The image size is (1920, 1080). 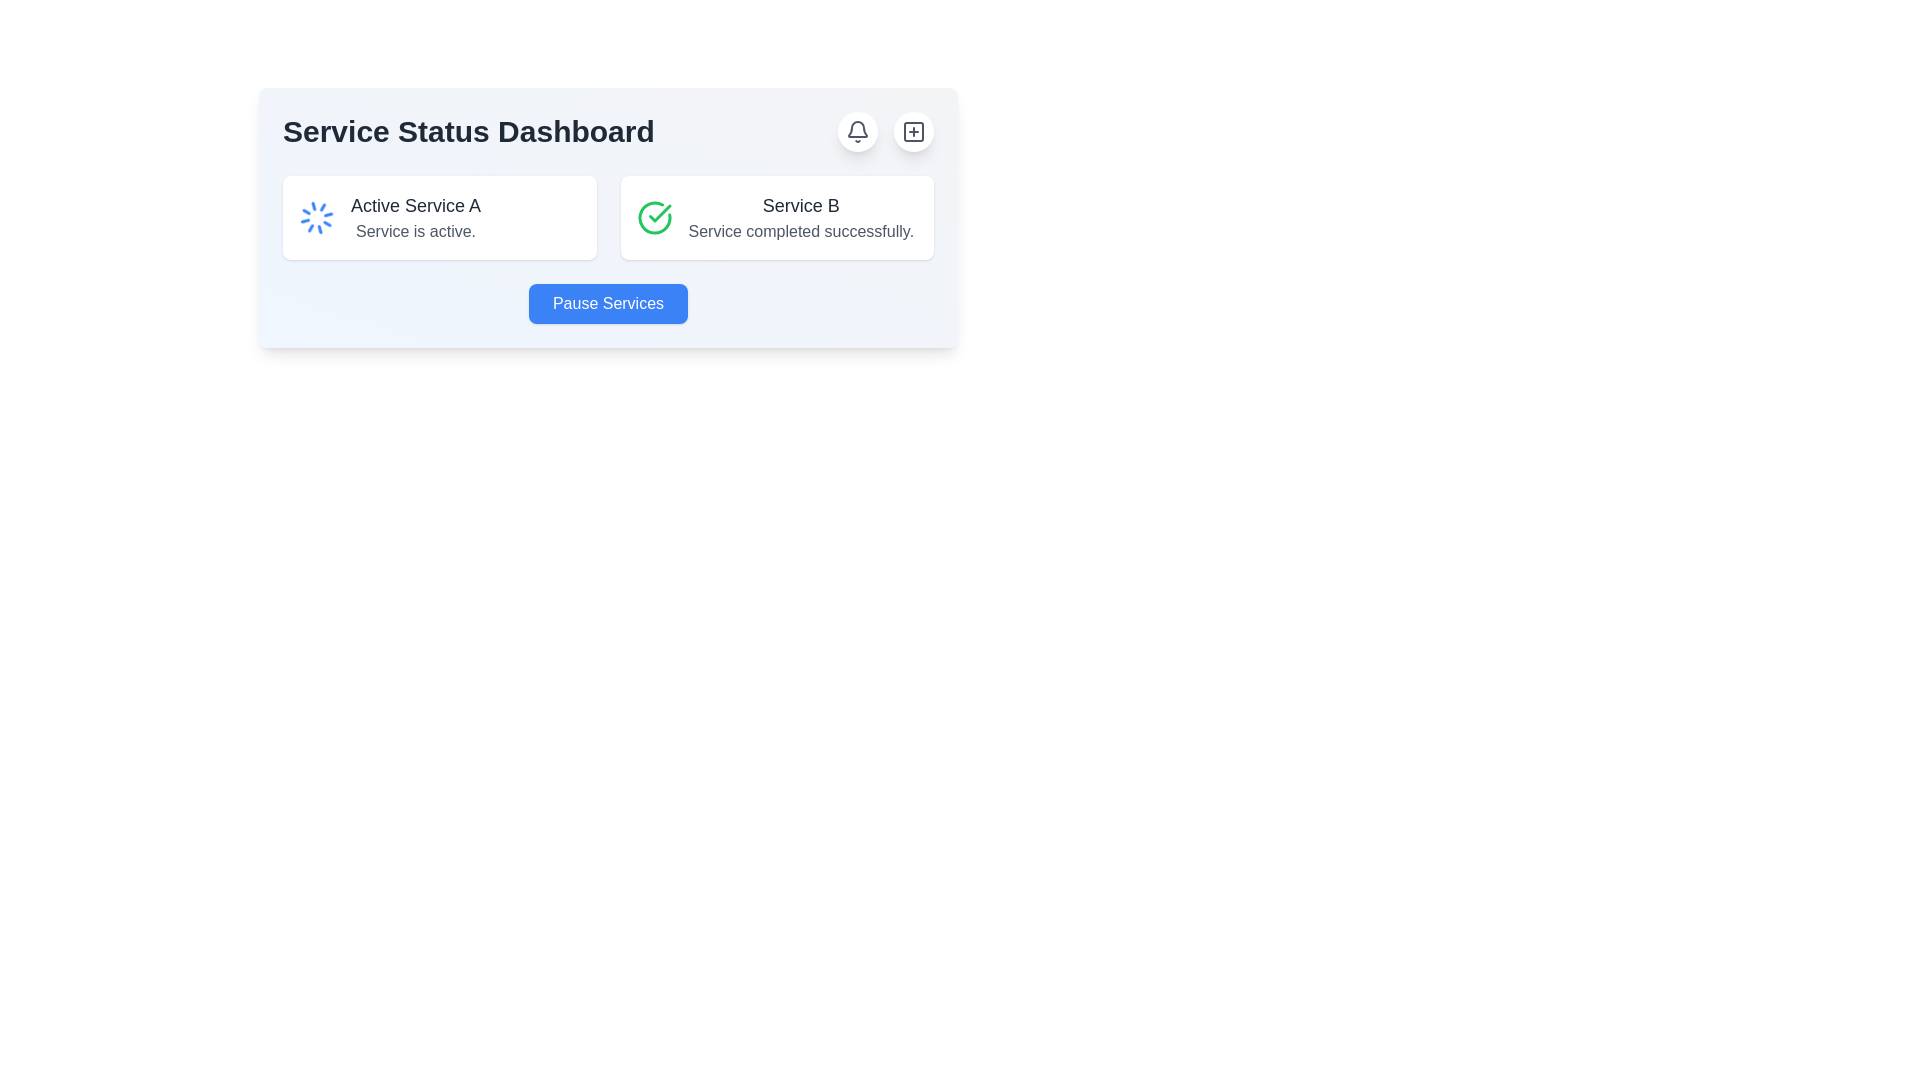 I want to click on the circular button with a white background and a plus sign icon, so click(x=912, y=131).